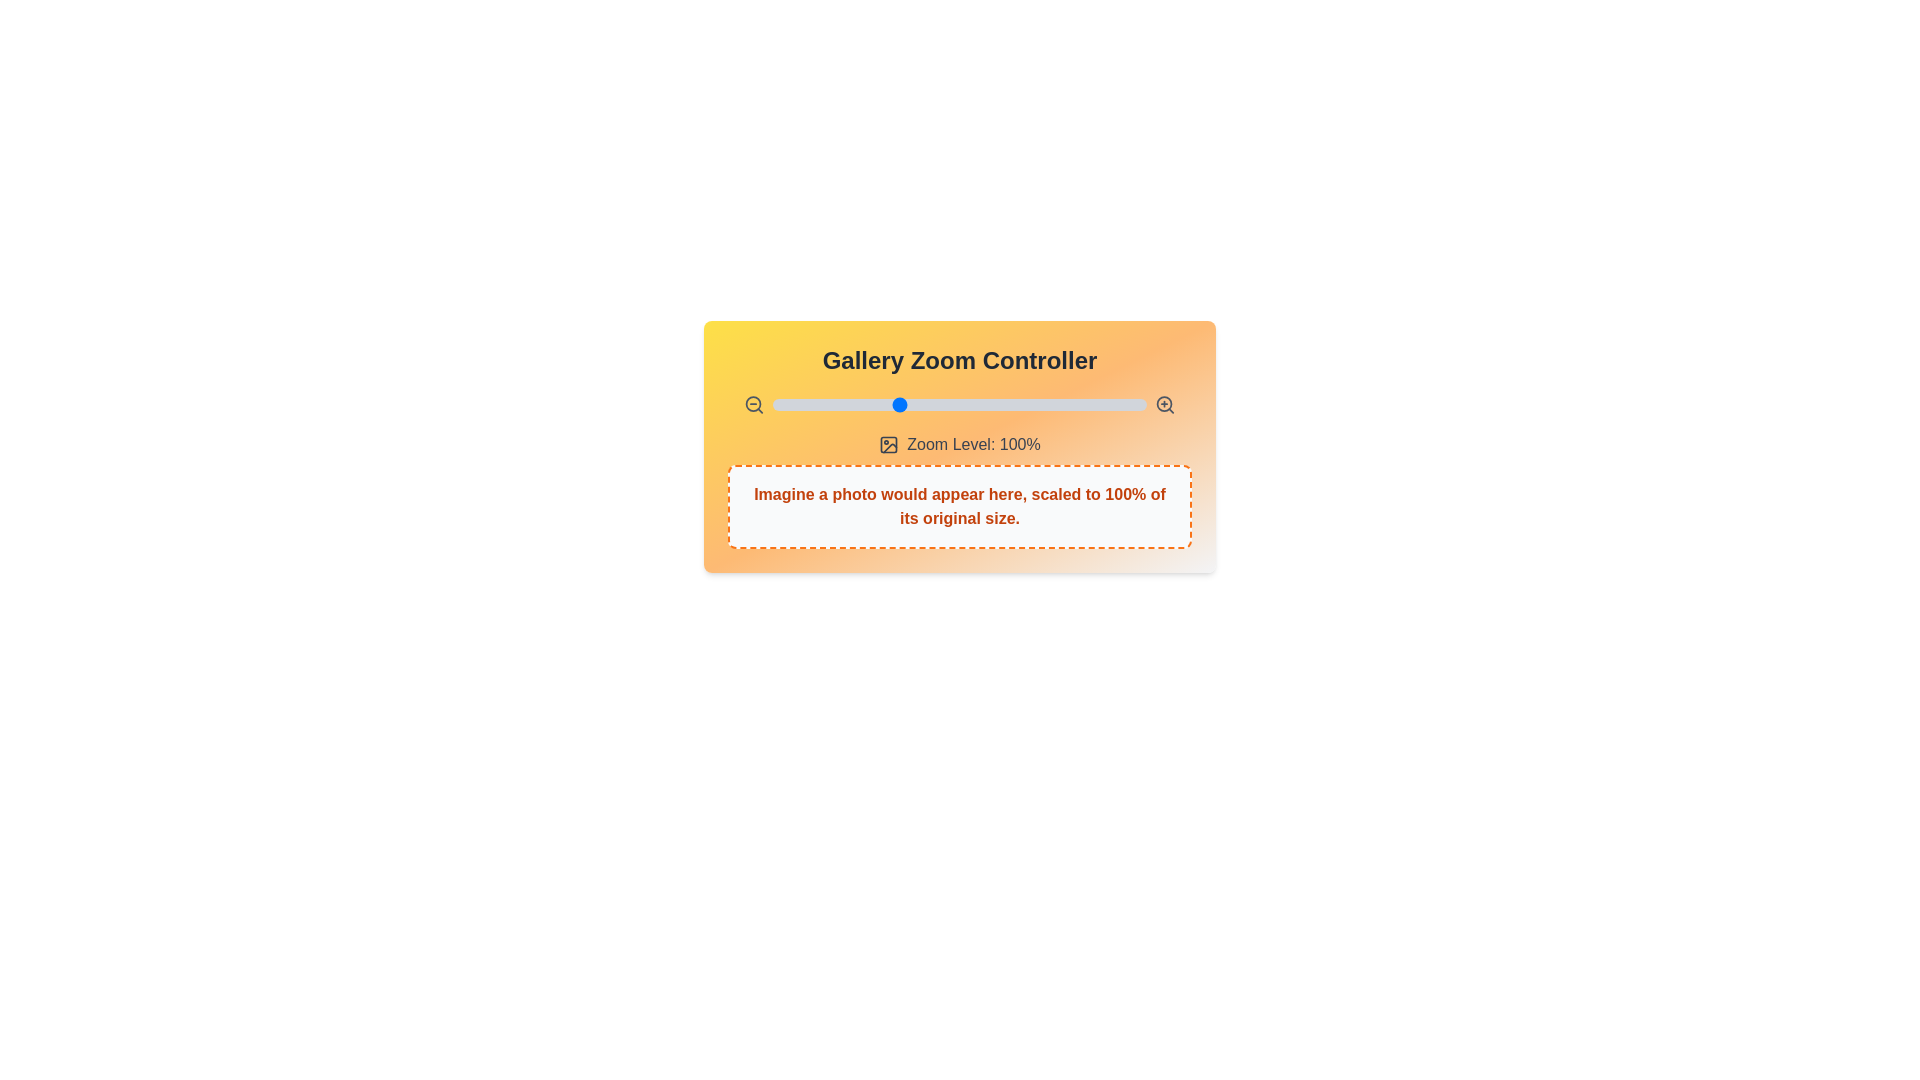  I want to click on the zoom level to 82% by interacting with the slider, so click(852, 405).